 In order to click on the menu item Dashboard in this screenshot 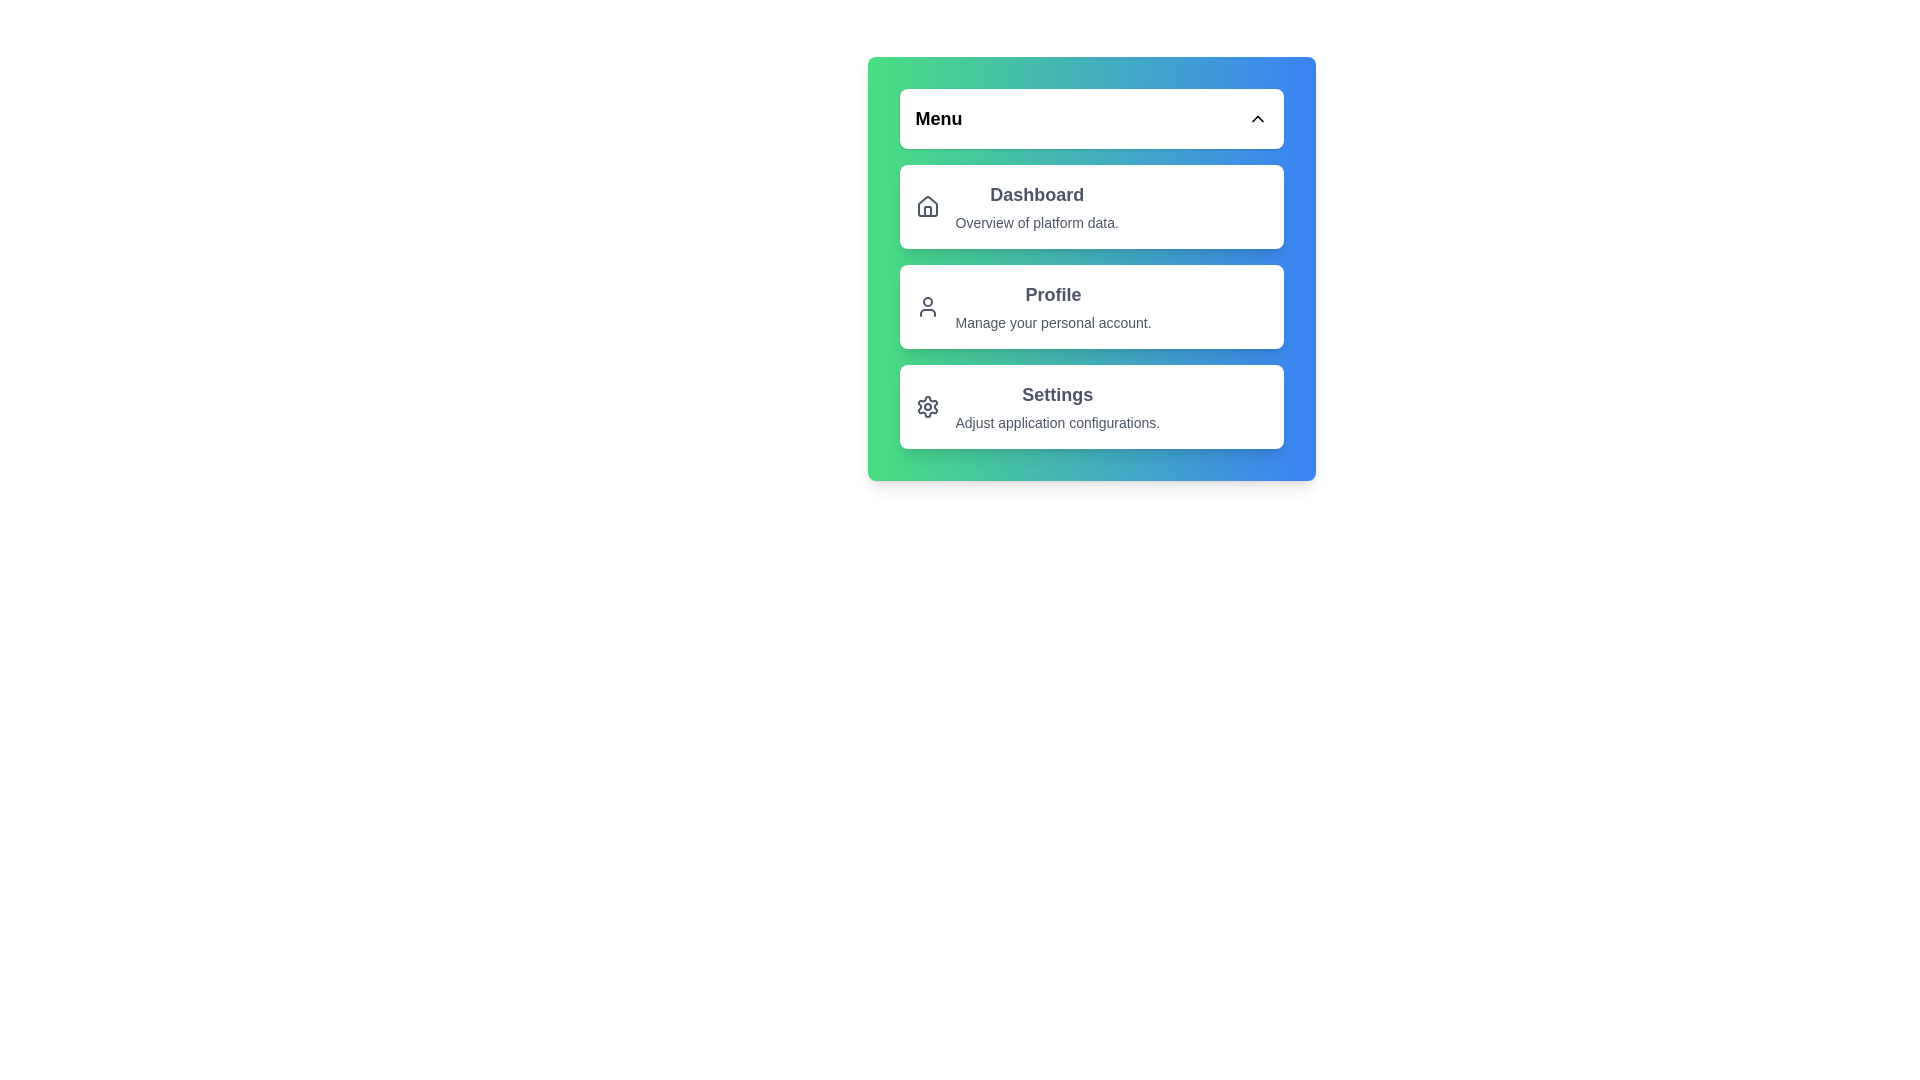, I will do `click(1090, 207)`.